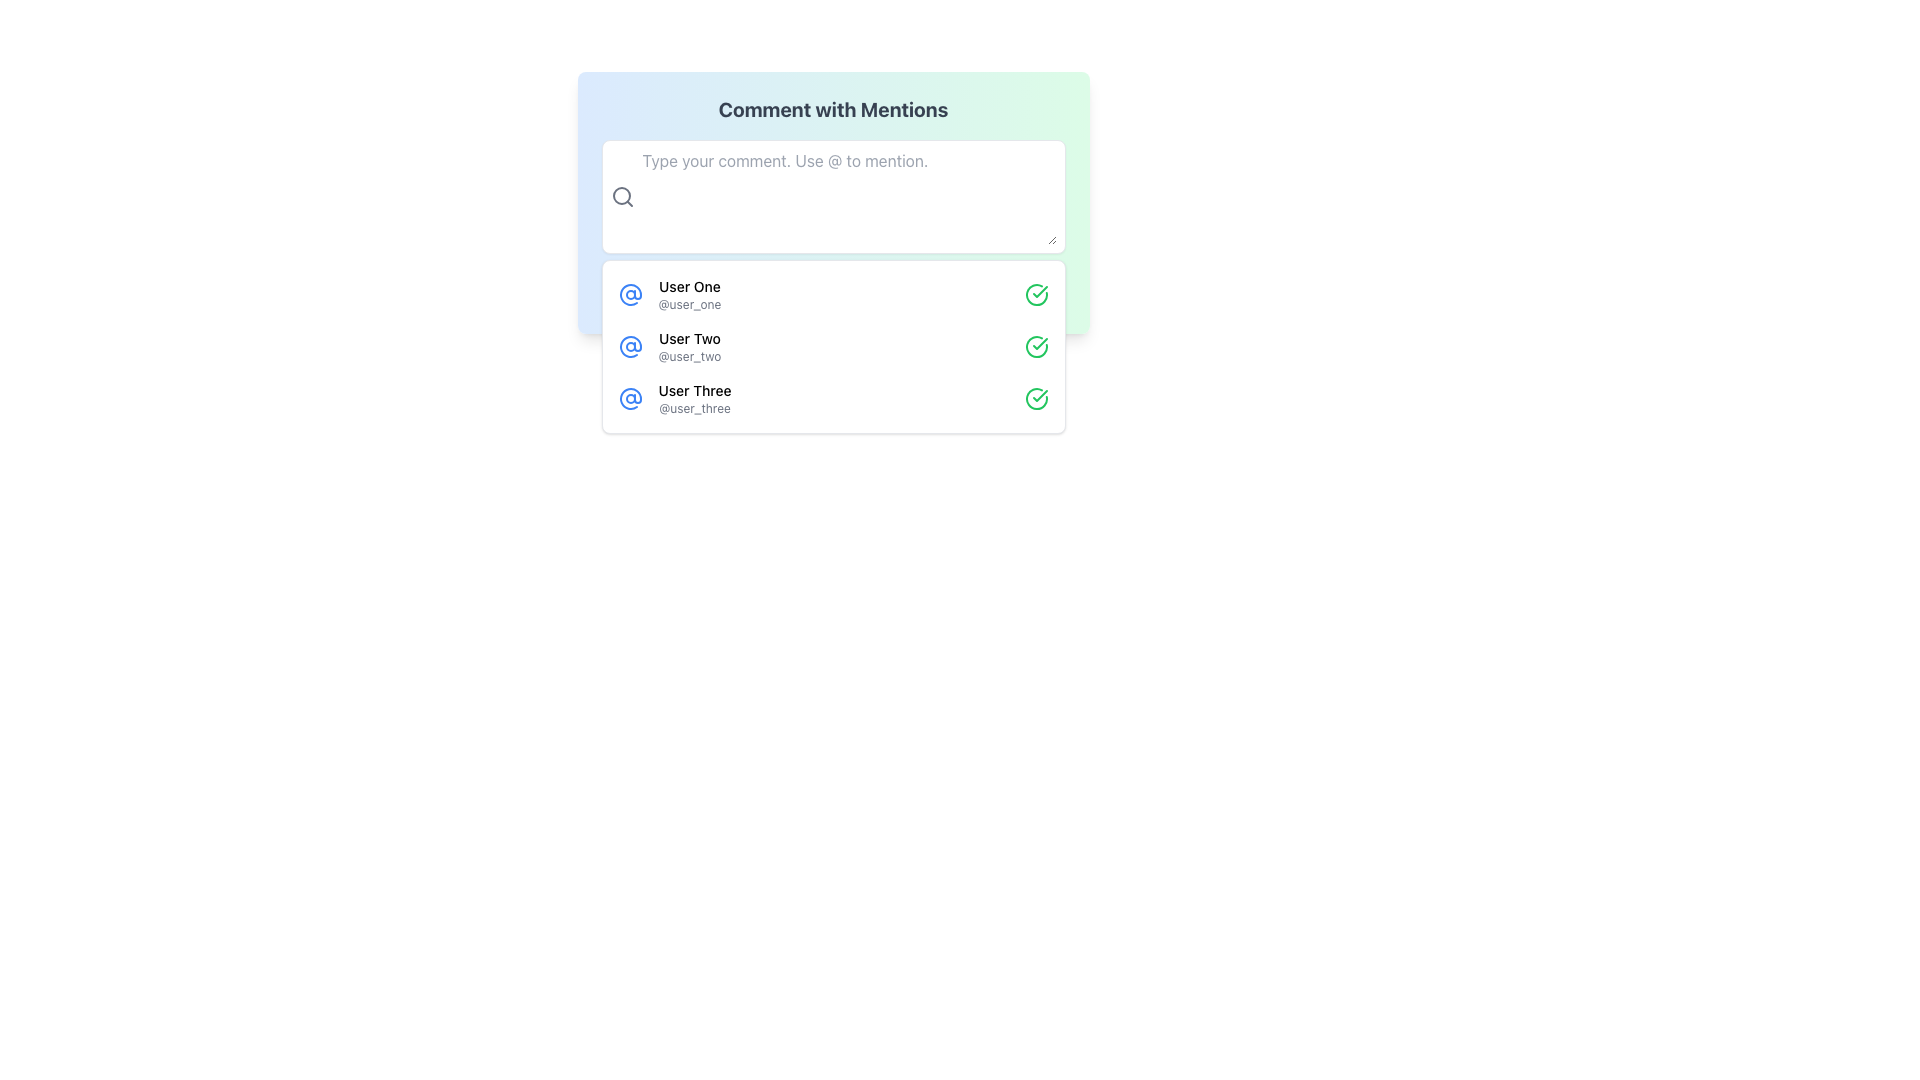 This screenshot has width=1920, height=1080. I want to click on the Selectable List Item displaying the user's profile name 'User Two' and handle '@user_two', so click(689, 346).